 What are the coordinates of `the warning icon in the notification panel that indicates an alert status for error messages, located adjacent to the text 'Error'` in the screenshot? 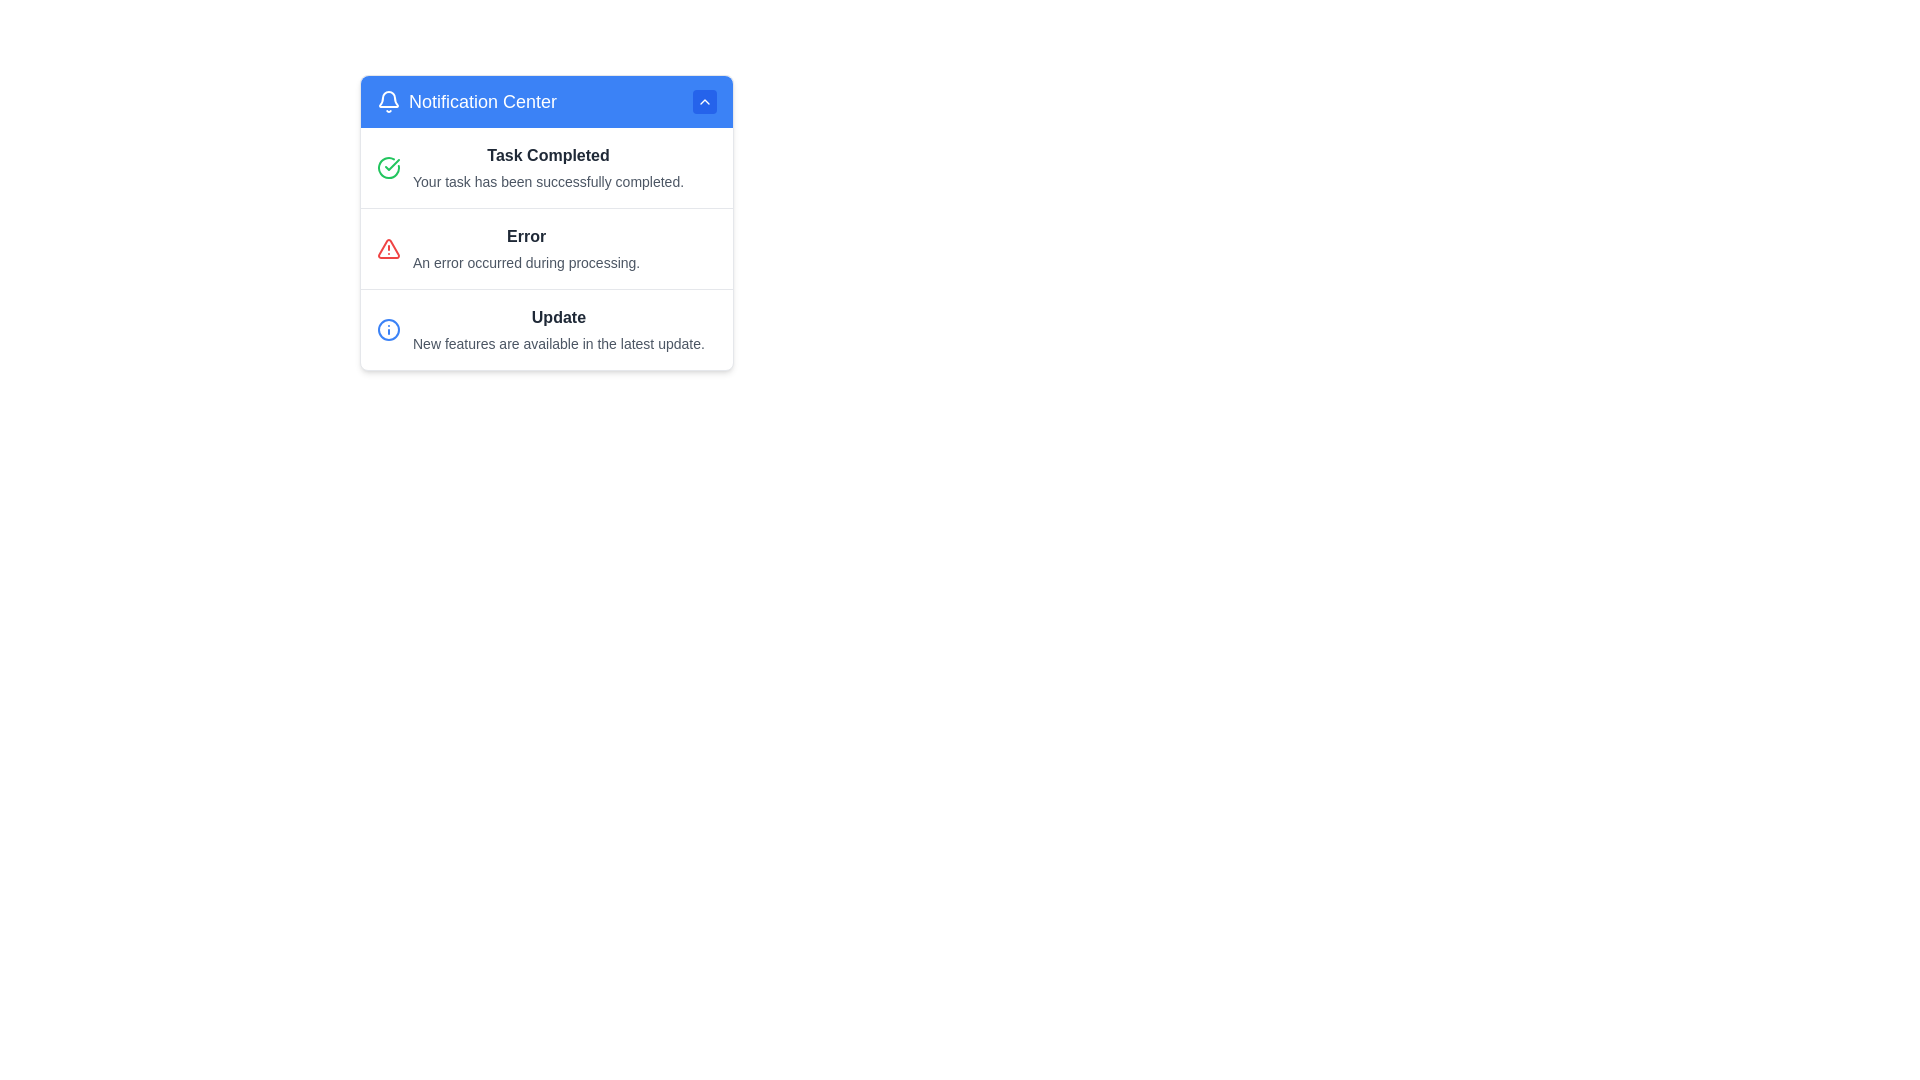 It's located at (388, 248).